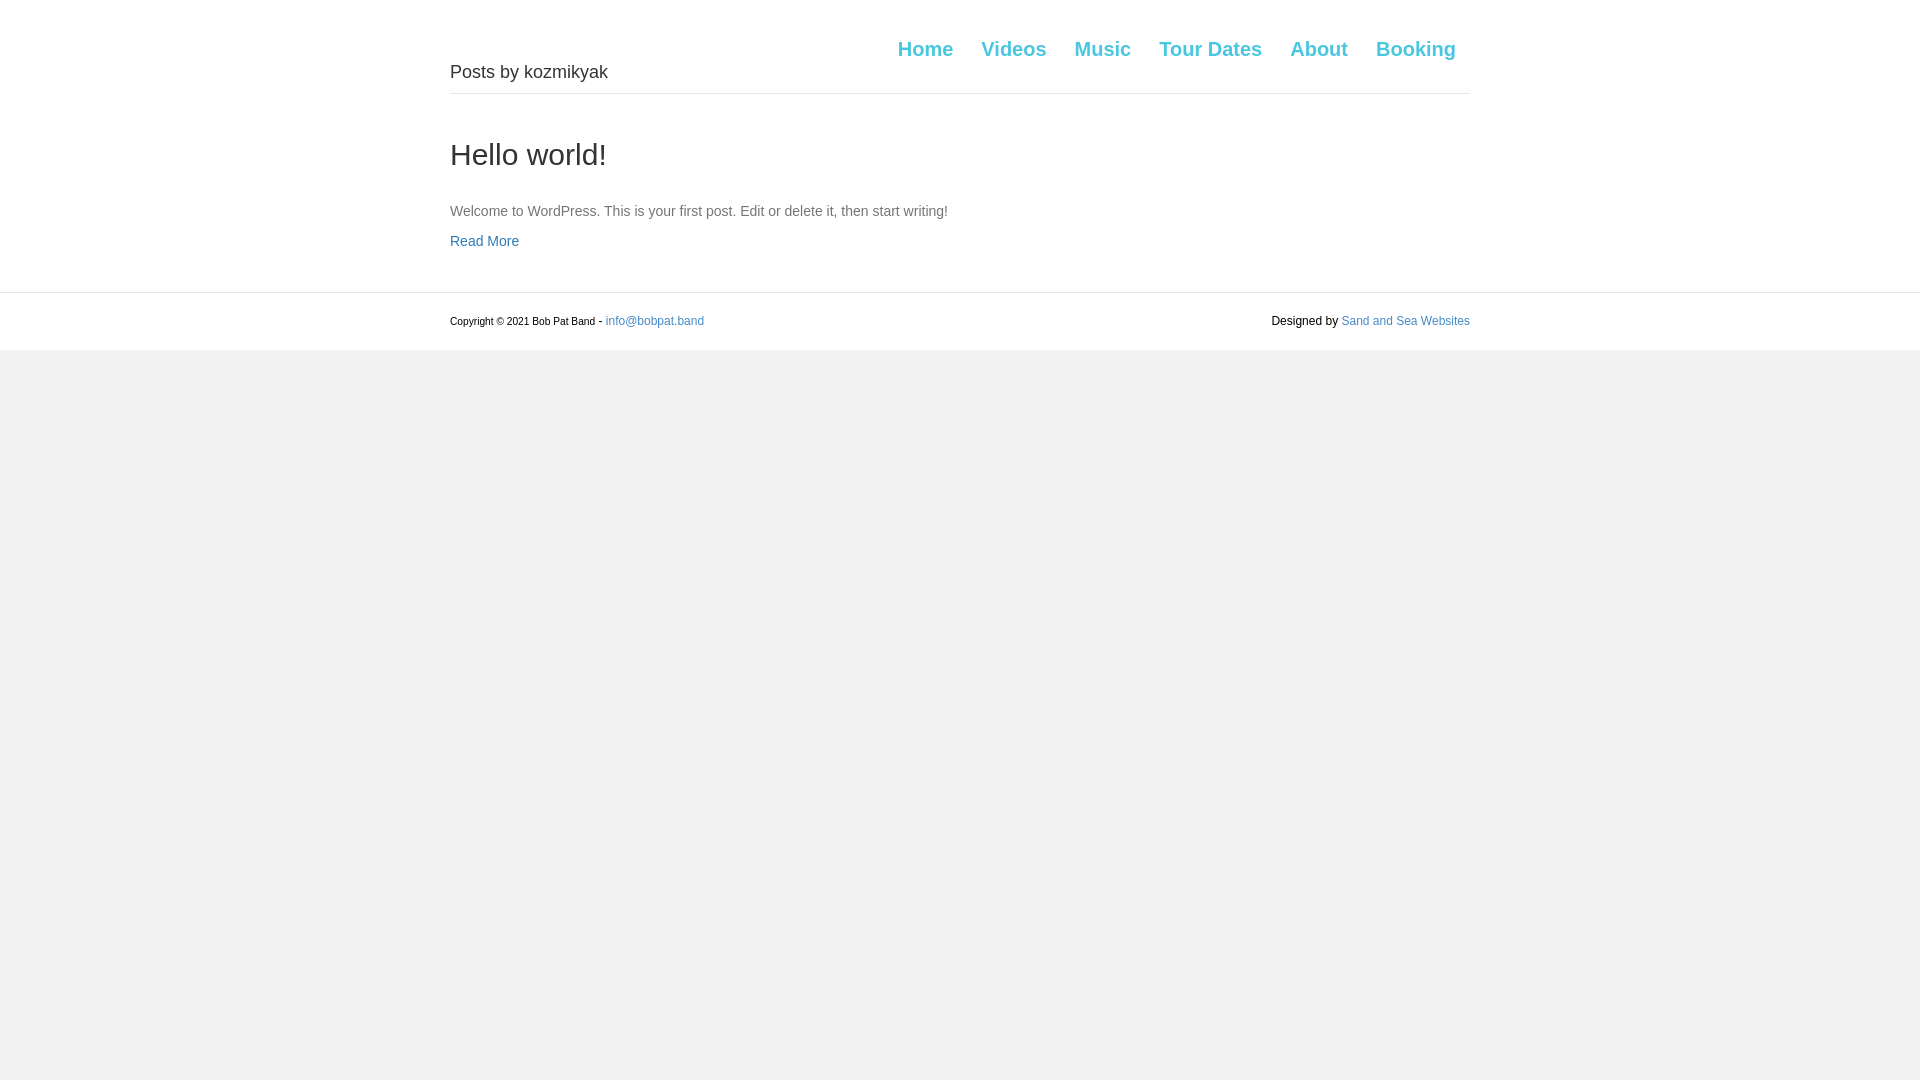 The height and width of the screenshot is (1080, 1920). What do you see at coordinates (925, 48) in the screenshot?
I see `'Home'` at bounding box center [925, 48].